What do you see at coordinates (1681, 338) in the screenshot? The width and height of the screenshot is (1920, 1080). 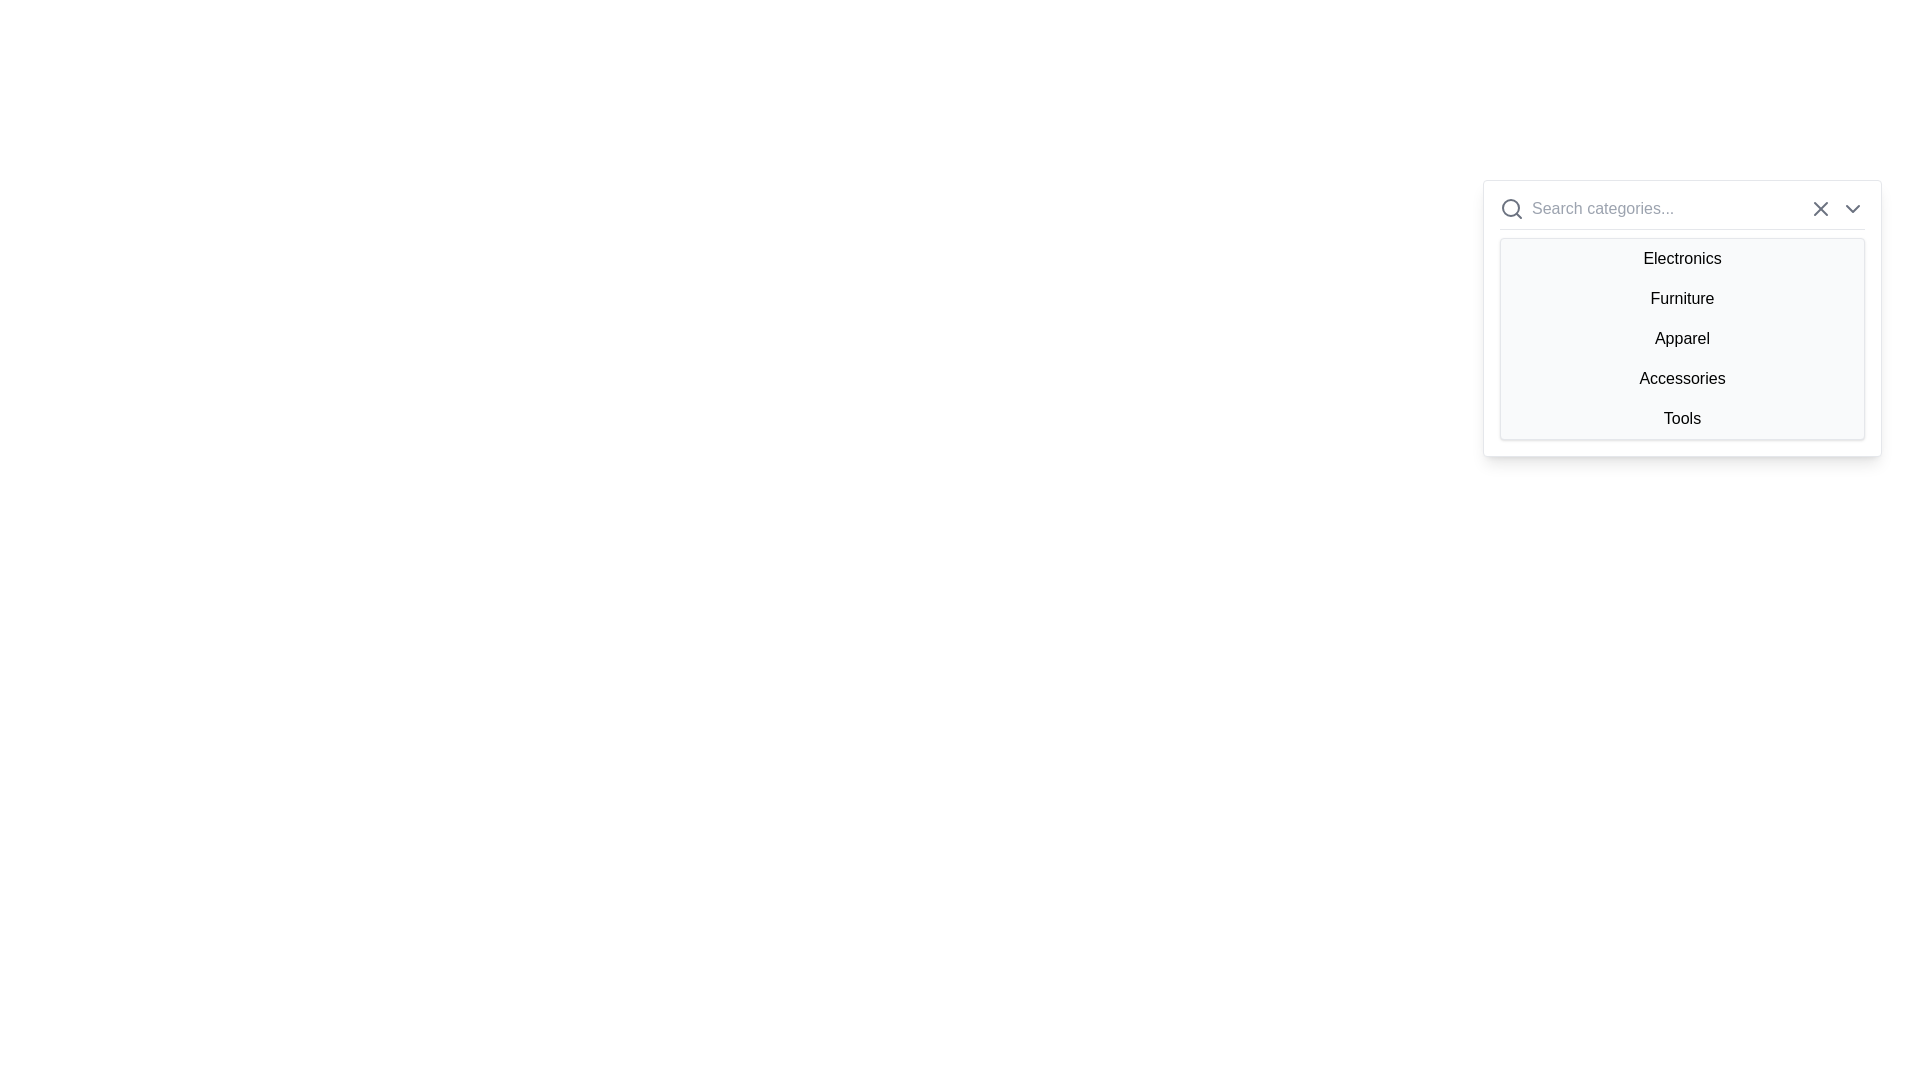 I see `the 'Apparel' category list item in the dropdown menu for accessibility navigation` at bounding box center [1681, 338].